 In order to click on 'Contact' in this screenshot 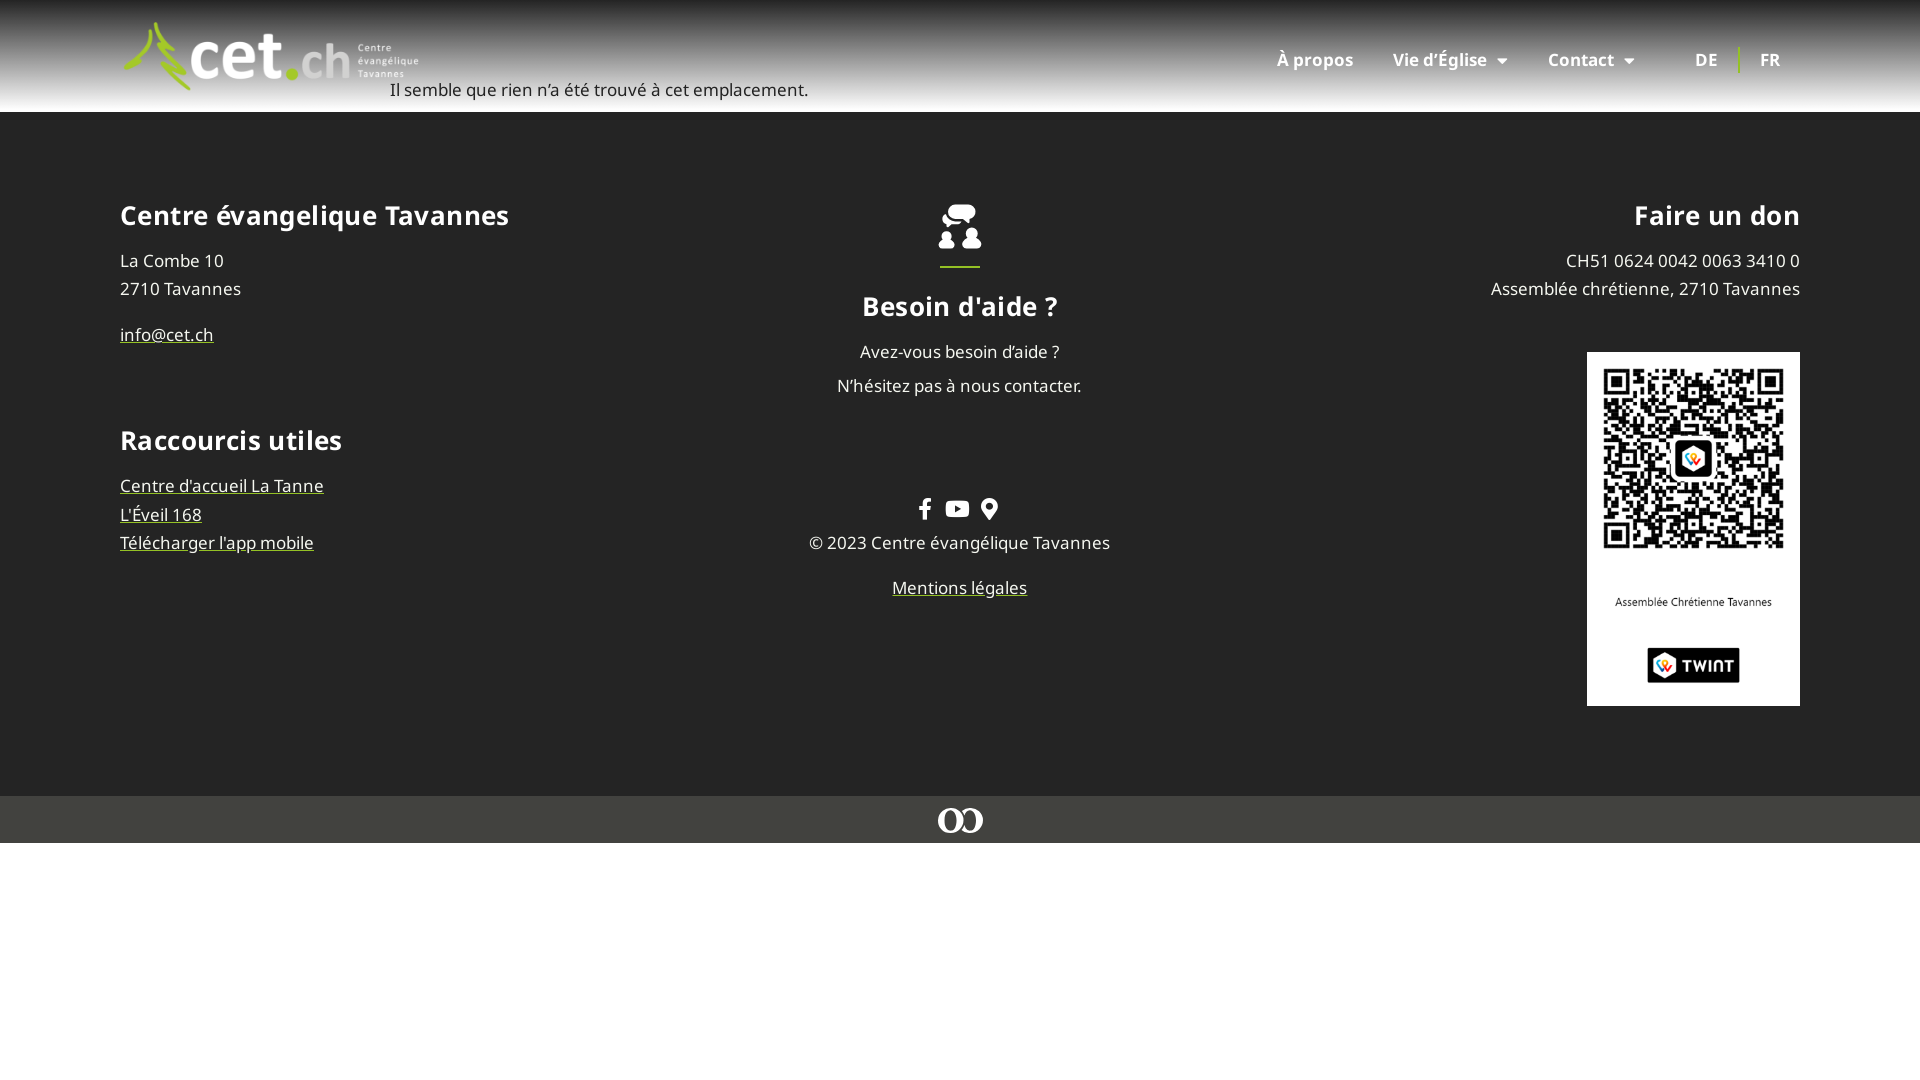, I will do `click(1590, 59)`.